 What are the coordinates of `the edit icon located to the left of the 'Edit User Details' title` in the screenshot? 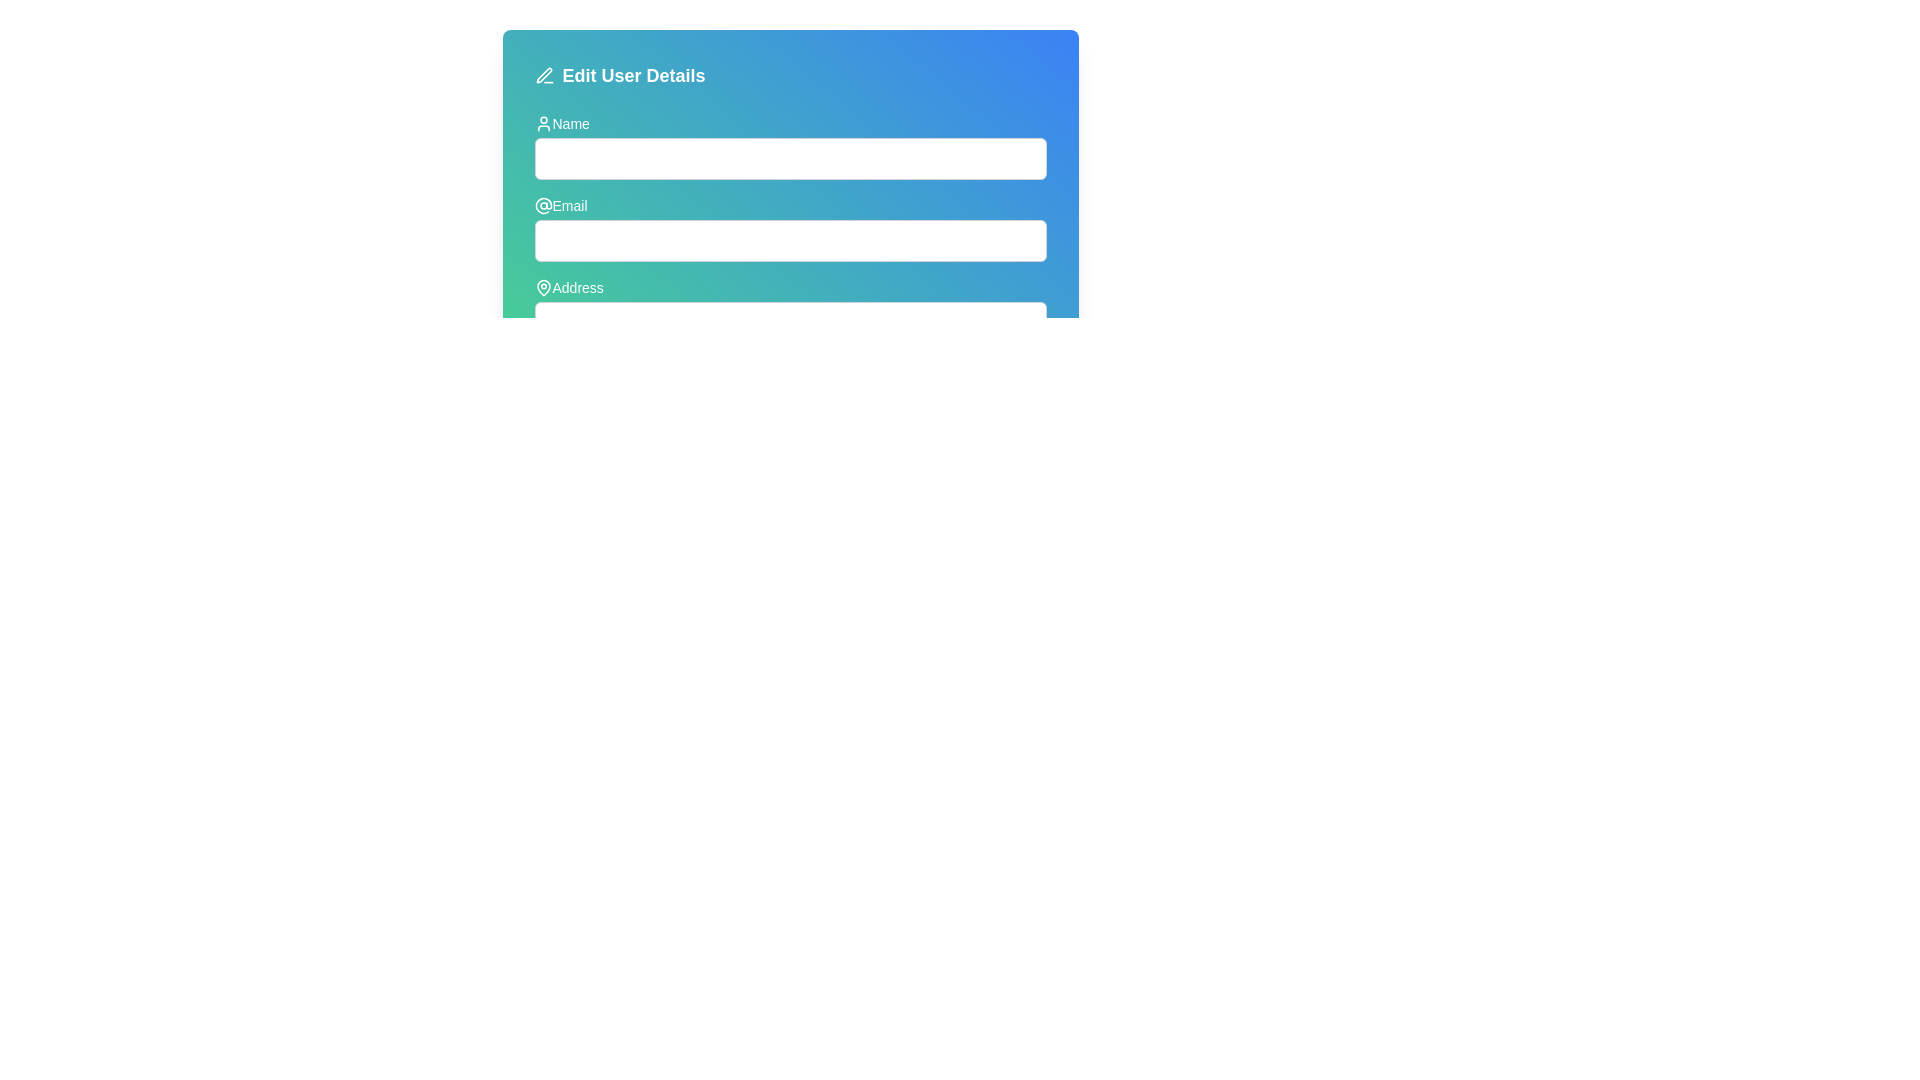 It's located at (544, 75).